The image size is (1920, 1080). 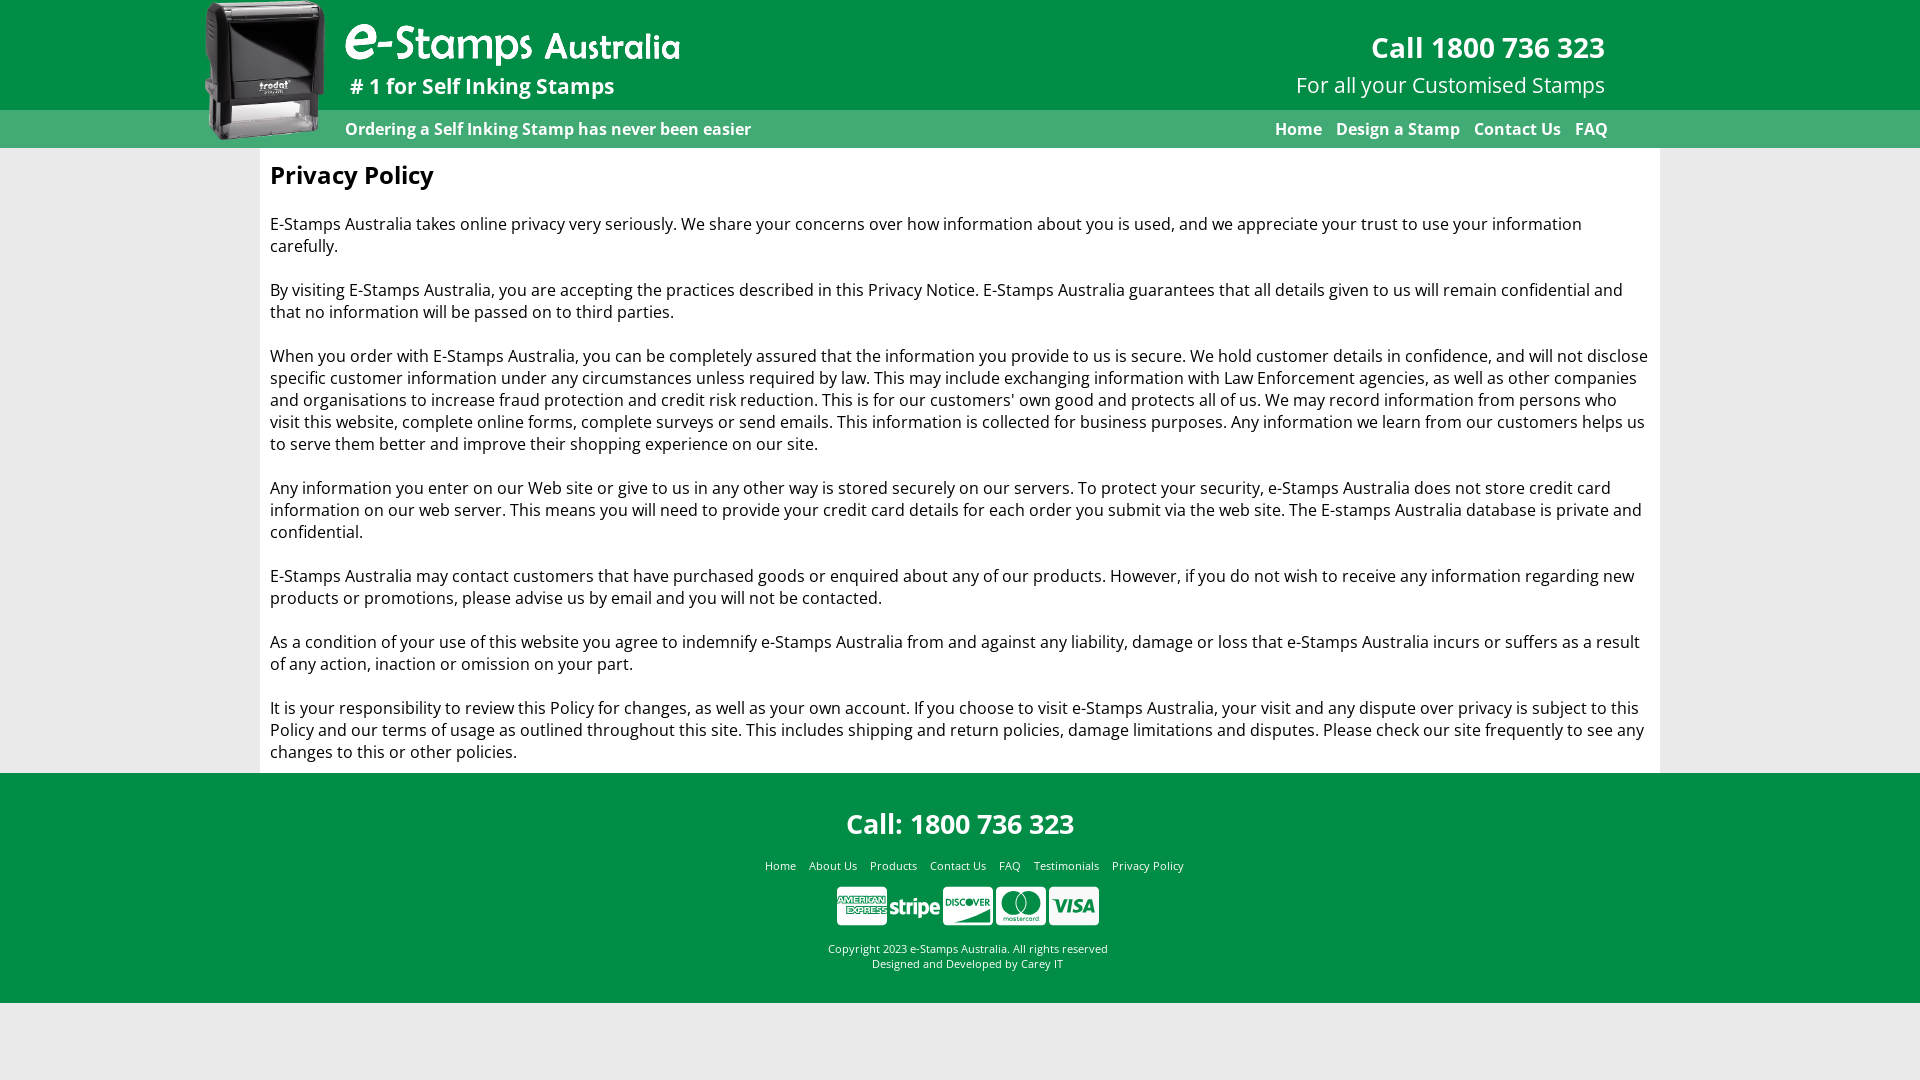 I want to click on 'Contact Us', so click(x=1517, y=128).